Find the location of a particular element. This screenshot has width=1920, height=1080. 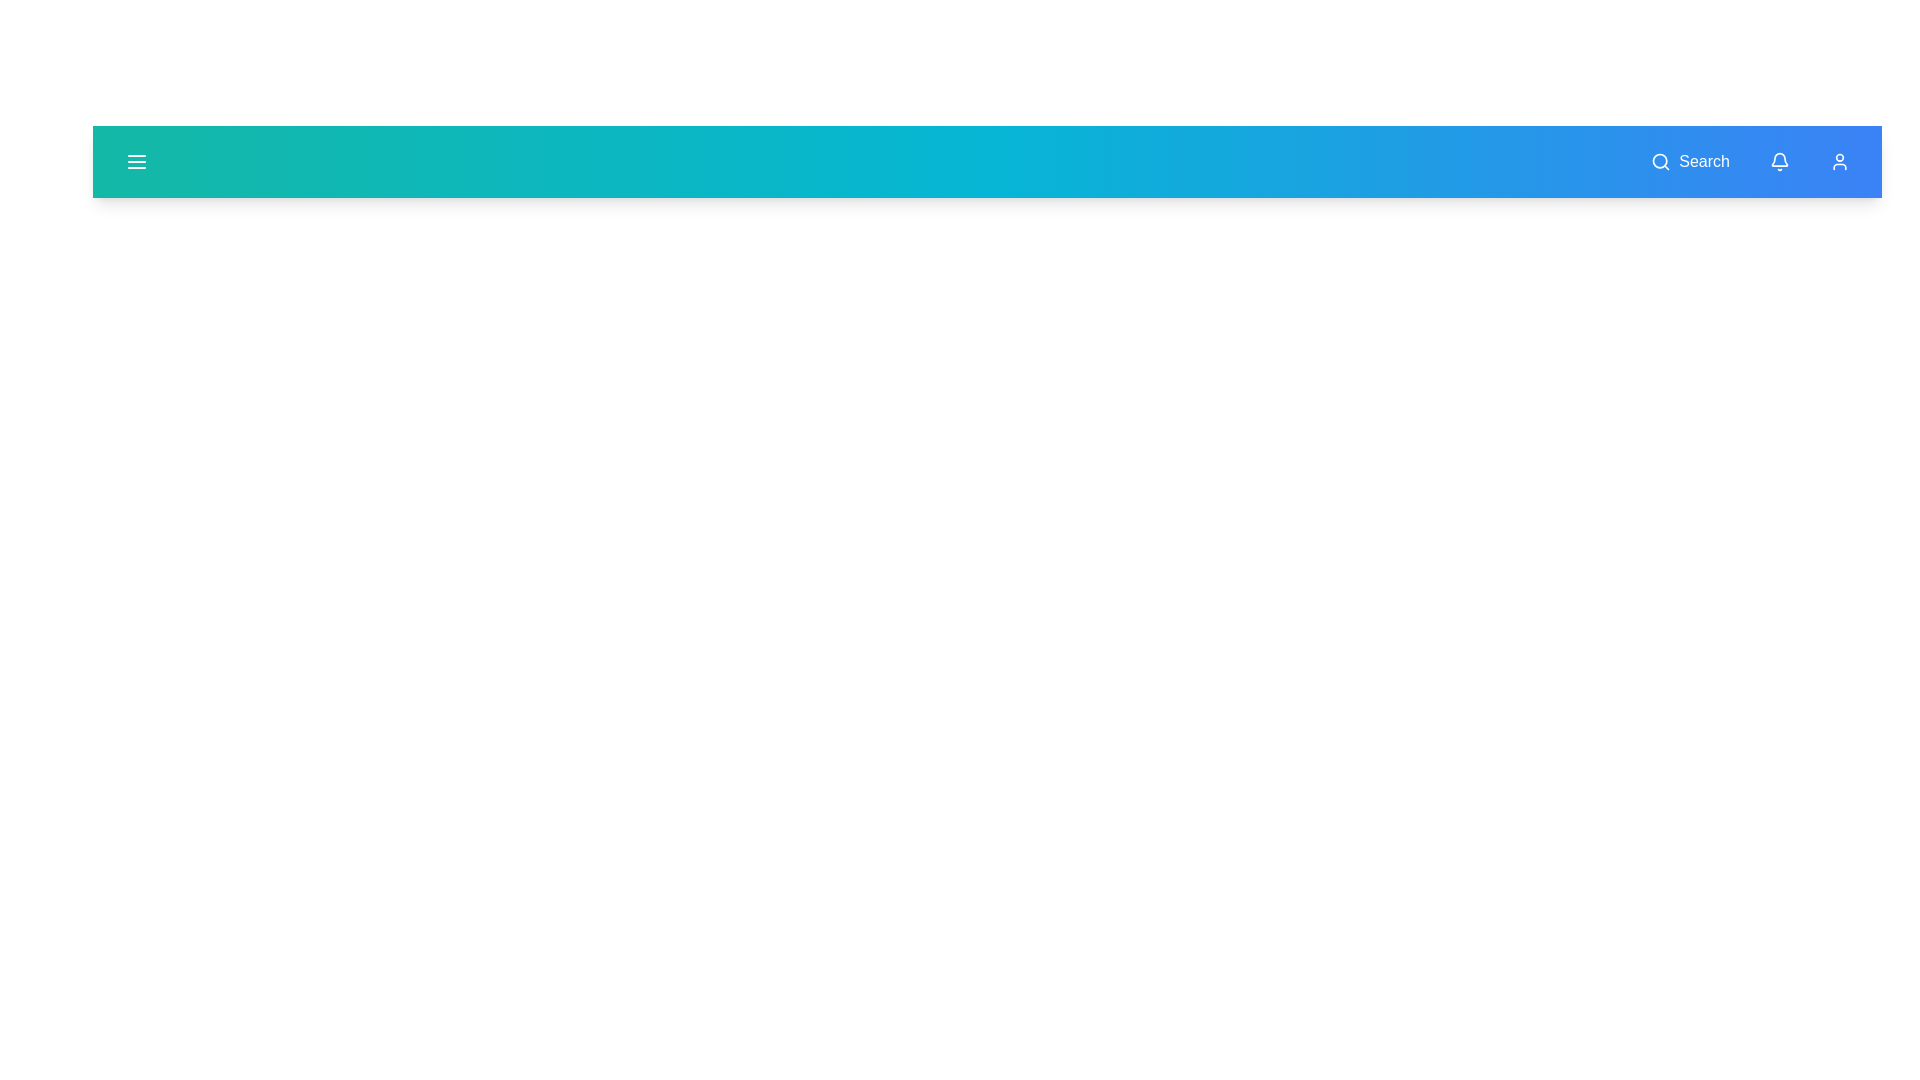

the user icon to open the user profile is located at coordinates (1839, 161).